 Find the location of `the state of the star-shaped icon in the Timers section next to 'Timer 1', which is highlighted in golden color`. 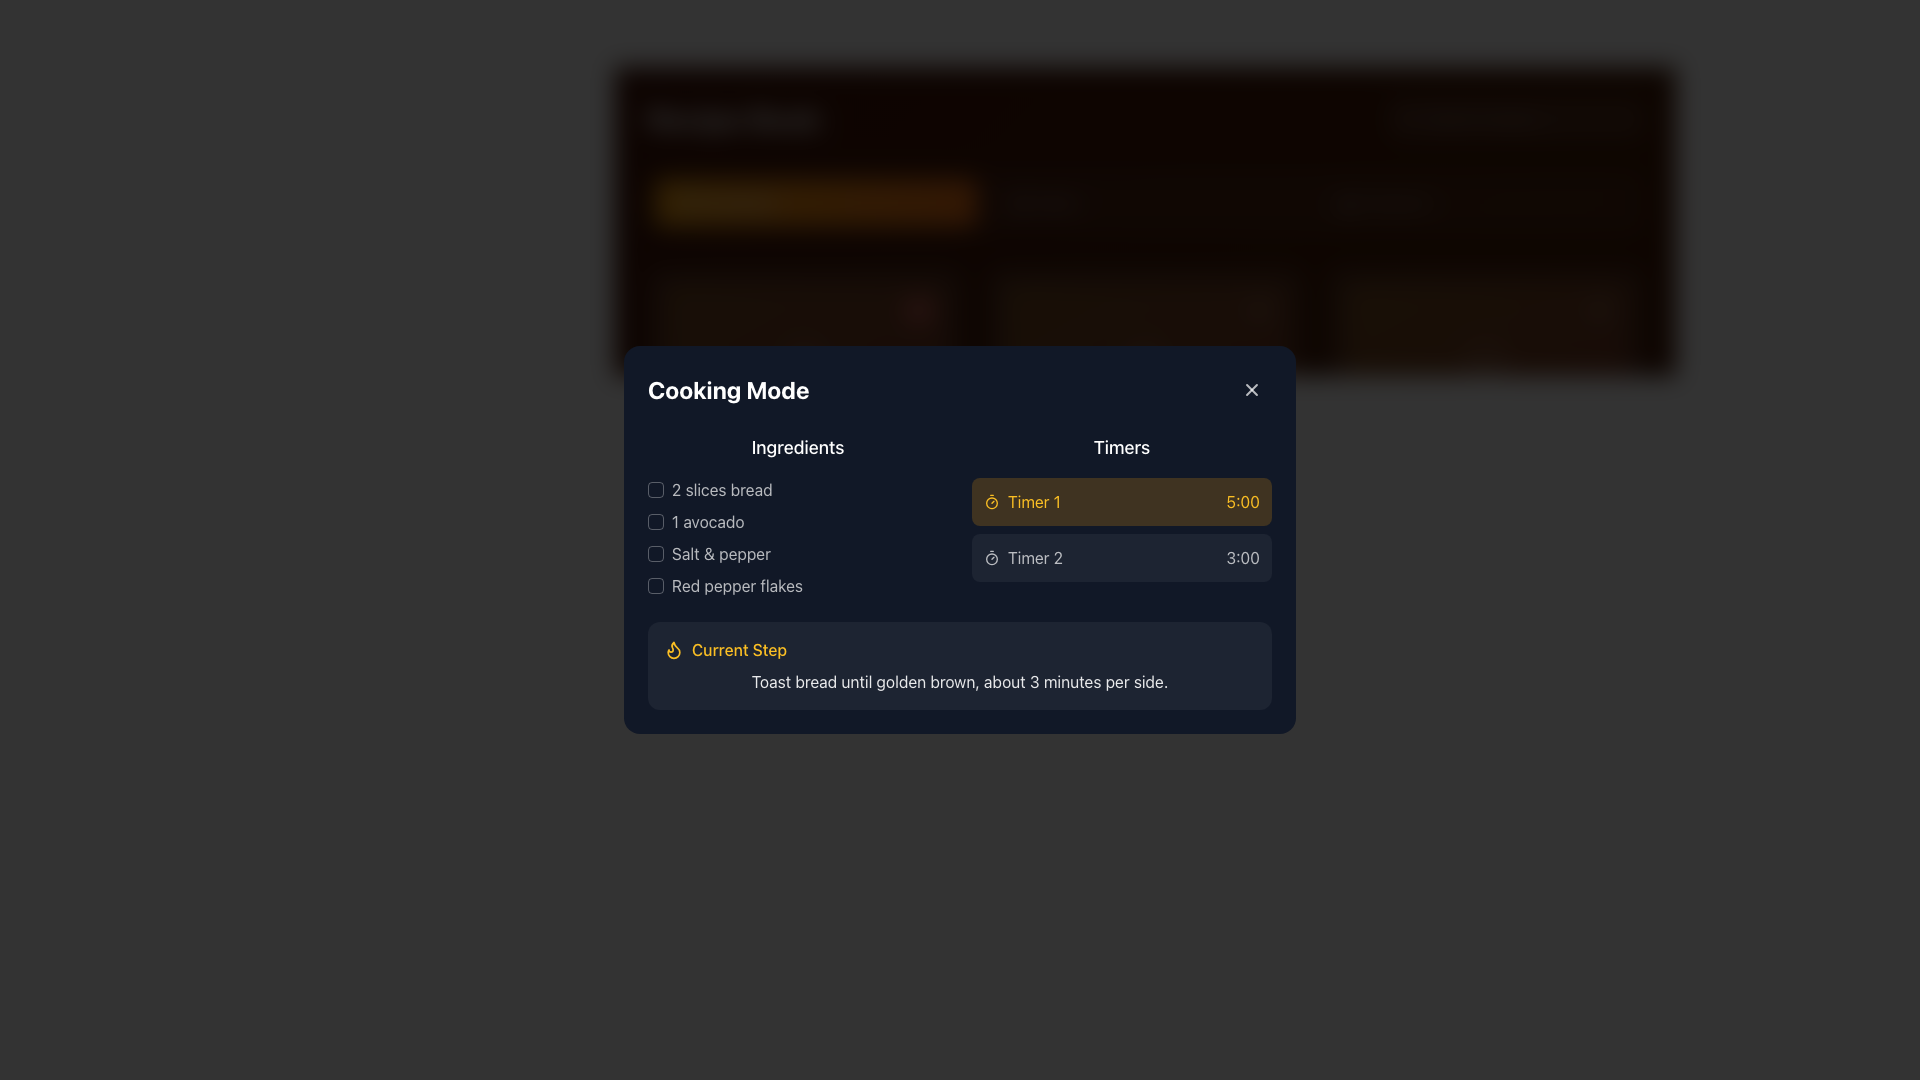

the state of the star-shaped icon in the Timers section next to 'Timer 1', which is highlighted in golden color is located at coordinates (1238, 472).